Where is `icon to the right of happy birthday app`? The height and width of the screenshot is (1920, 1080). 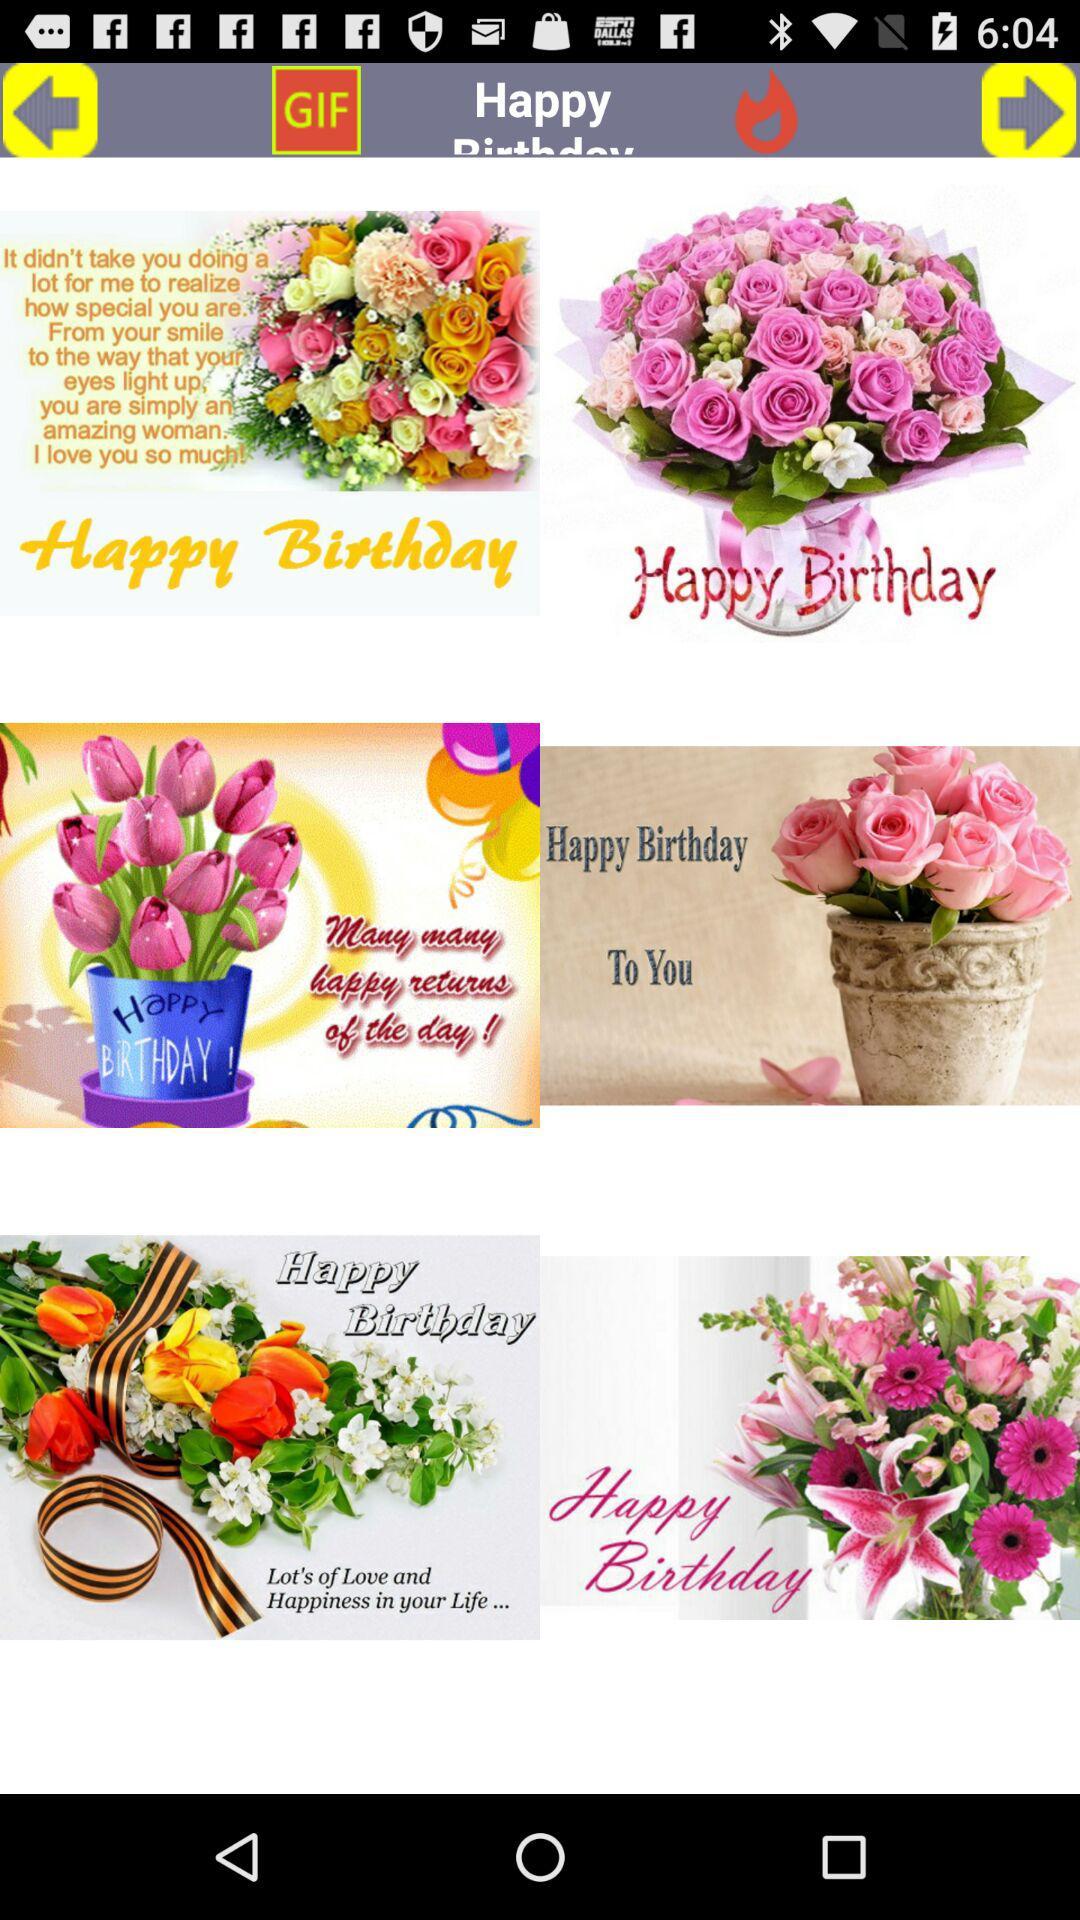
icon to the right of happy birthday app is located at coordinates (765, 109).